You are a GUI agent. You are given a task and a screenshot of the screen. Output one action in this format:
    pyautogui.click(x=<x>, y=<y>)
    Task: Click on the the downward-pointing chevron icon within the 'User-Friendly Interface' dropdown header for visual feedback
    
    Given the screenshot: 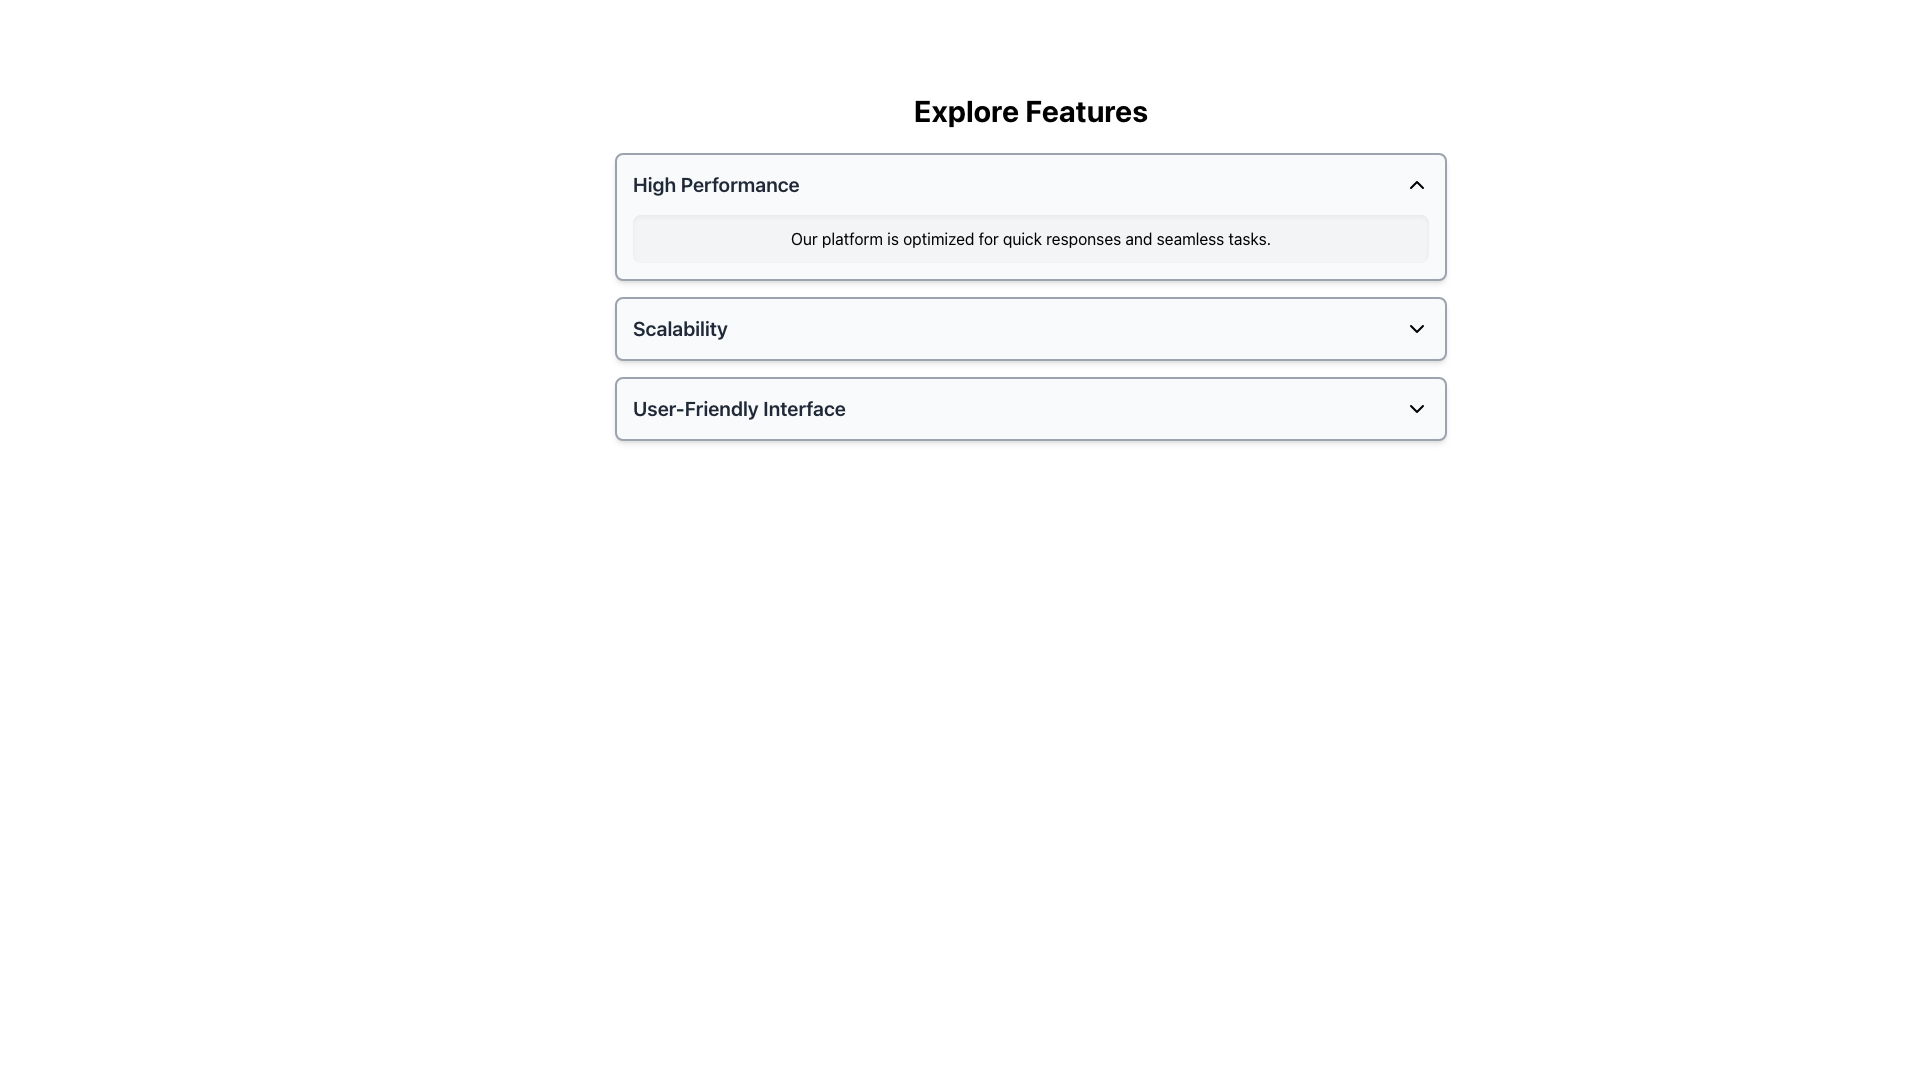 What is the action you would take?
    pyautogui.click(x=1415, y=407)
    